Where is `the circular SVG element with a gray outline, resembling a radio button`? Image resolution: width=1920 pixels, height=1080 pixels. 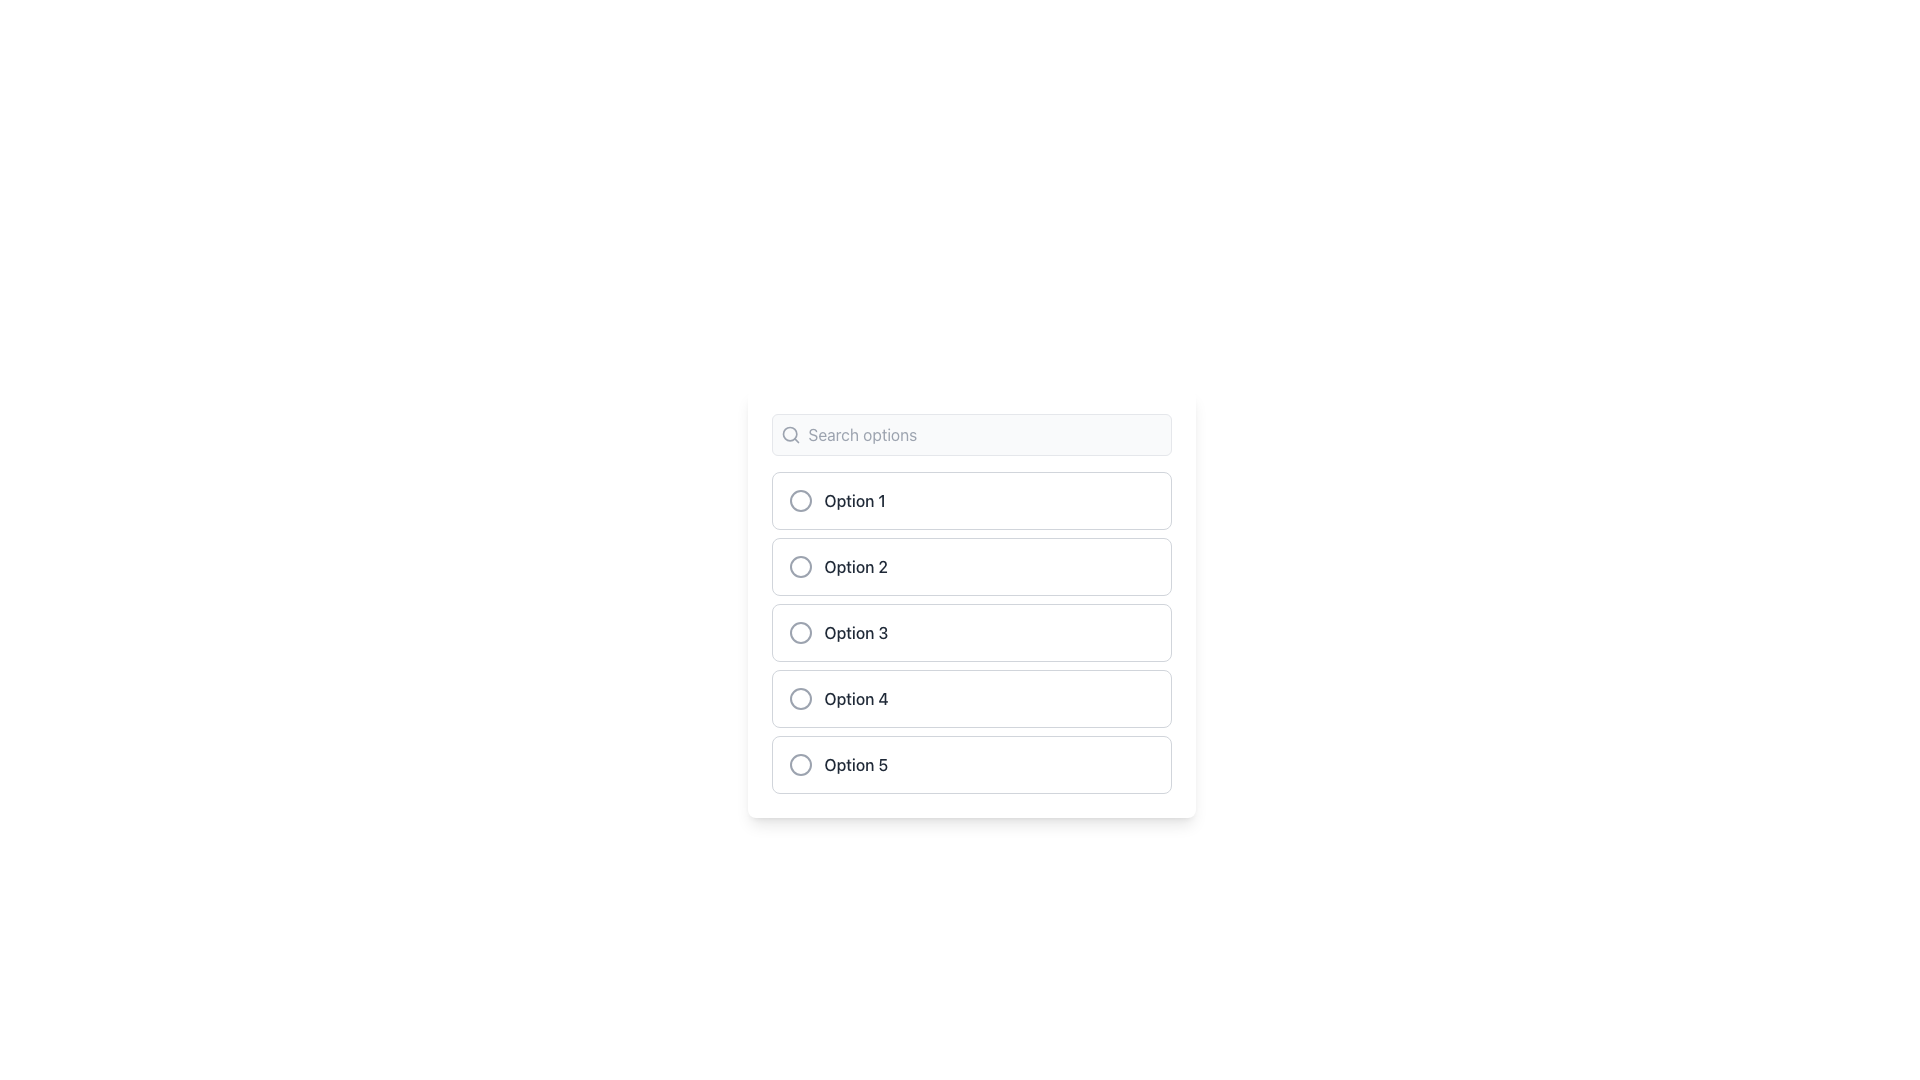 the circular SVG element with a gray outline, resembling a radio button is located at coordinates (800, 764).